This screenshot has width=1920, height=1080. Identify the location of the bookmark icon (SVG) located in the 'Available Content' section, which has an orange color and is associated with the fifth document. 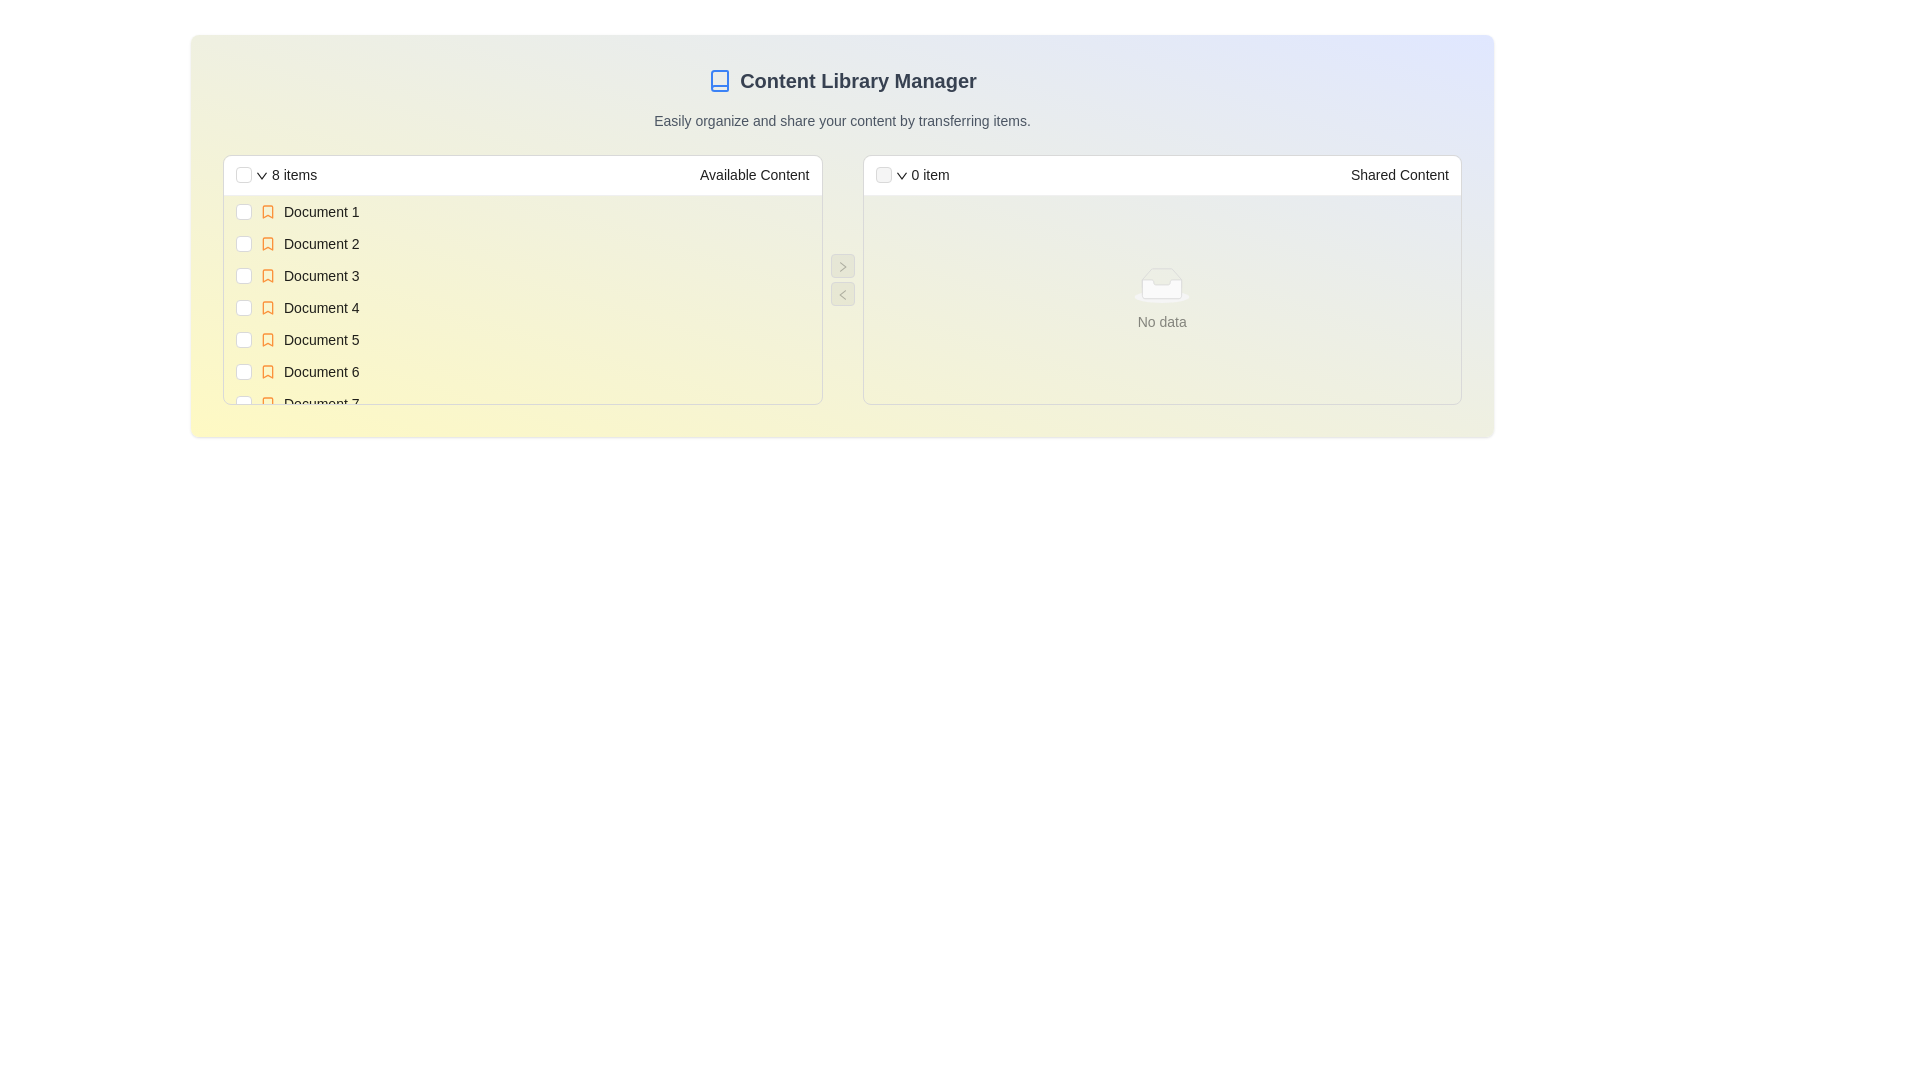
(267, 338).